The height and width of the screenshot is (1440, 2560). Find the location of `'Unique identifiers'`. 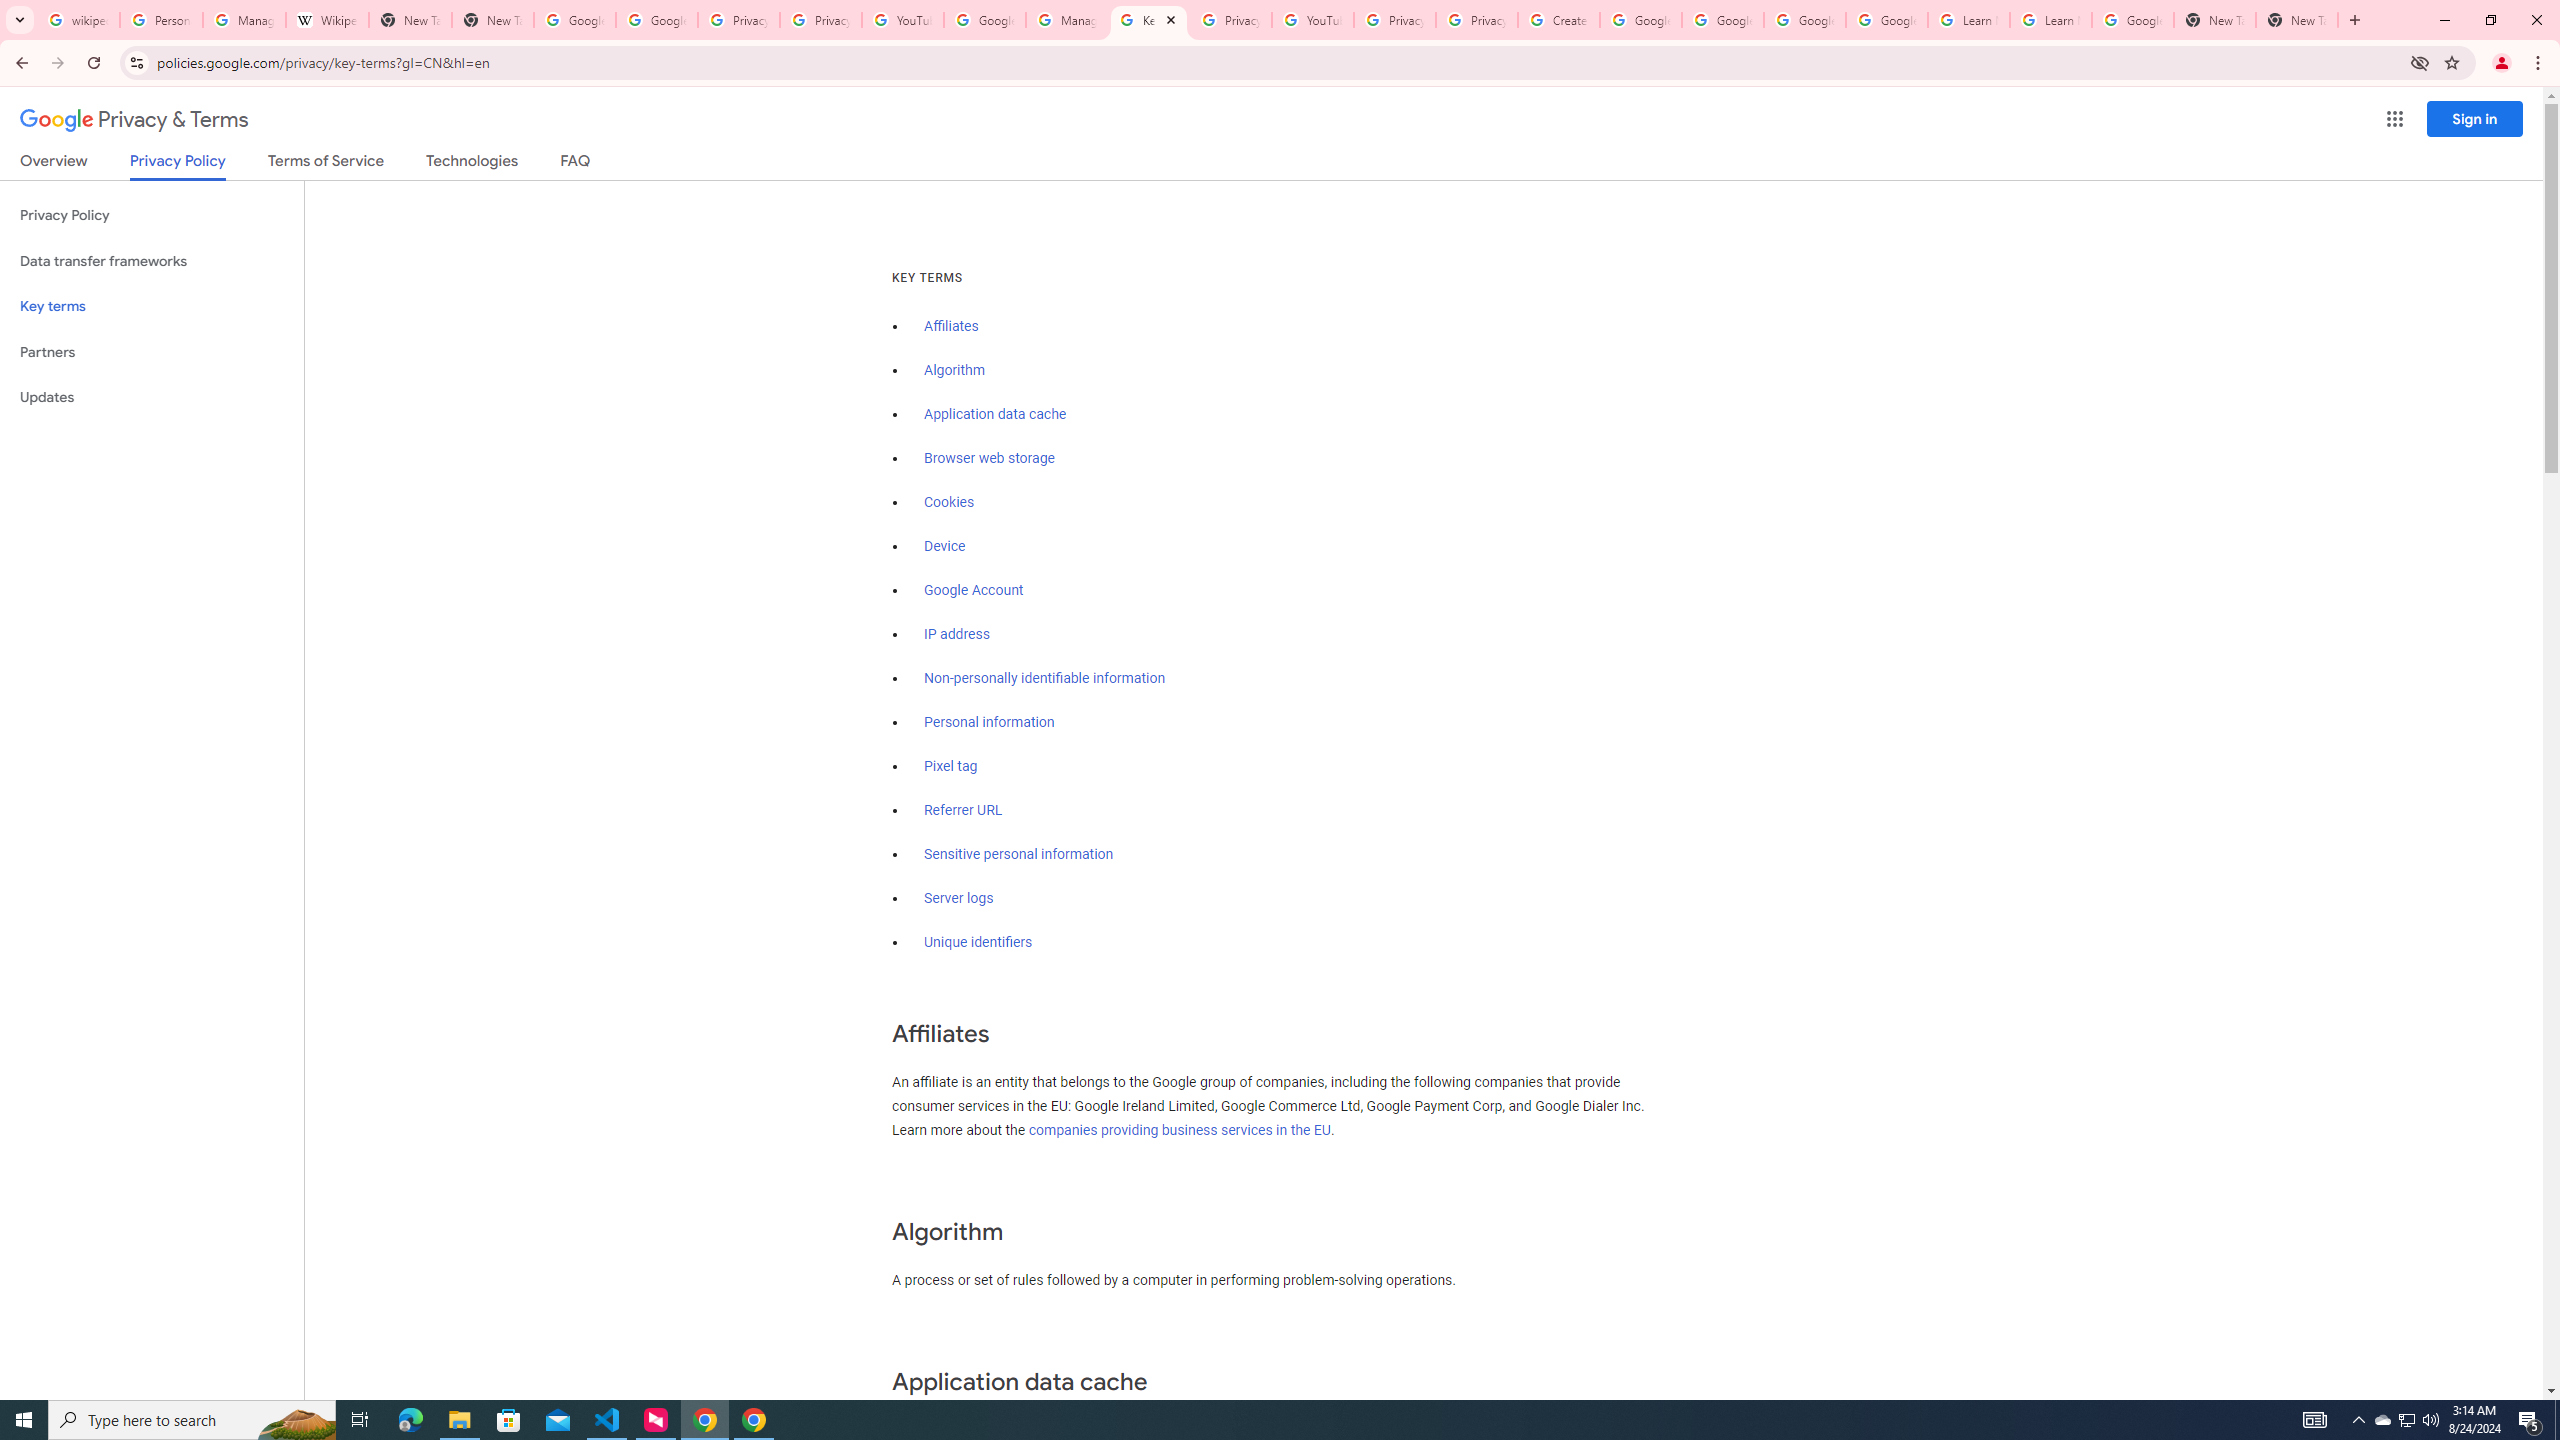

'Unique identifiers' is located at coordinates (978, 942).